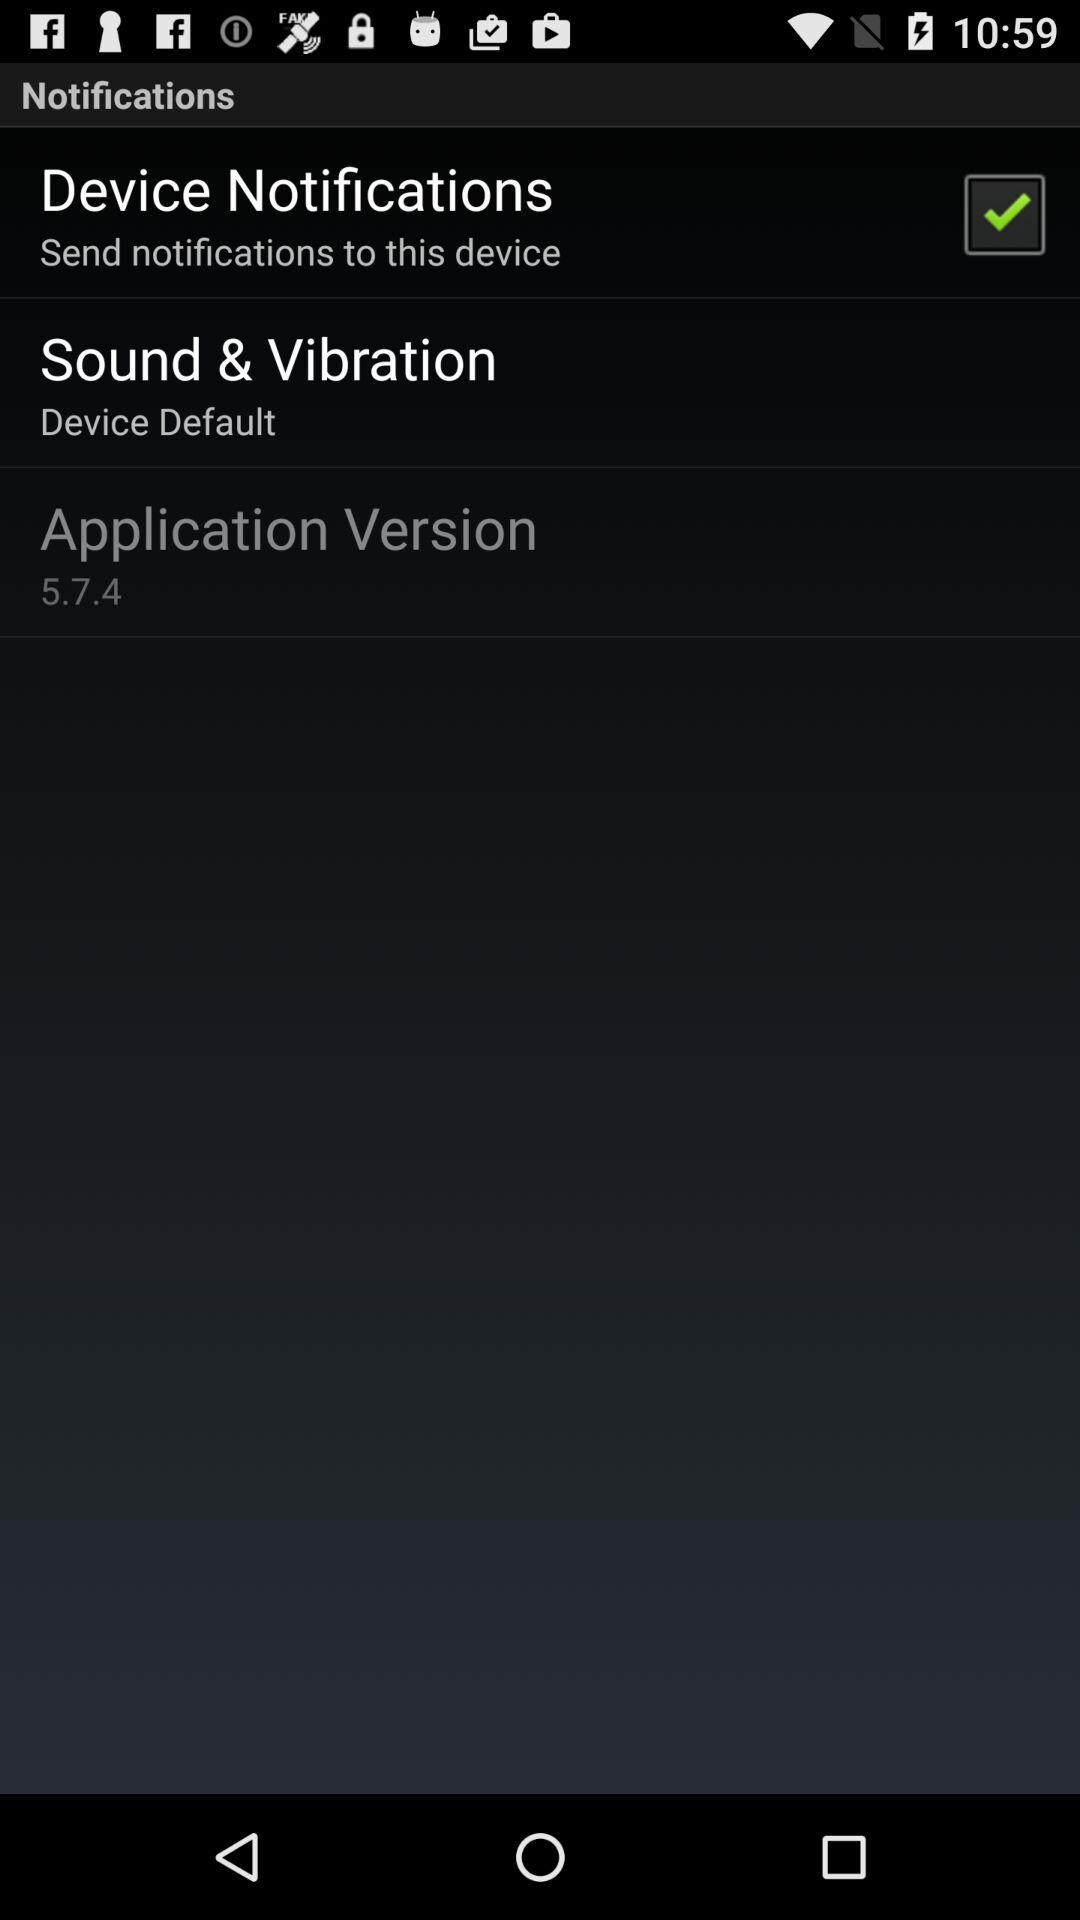 The height and width of the screenshot is (1920, 1080). I want to click on sound & vibration, so click(267, 357).